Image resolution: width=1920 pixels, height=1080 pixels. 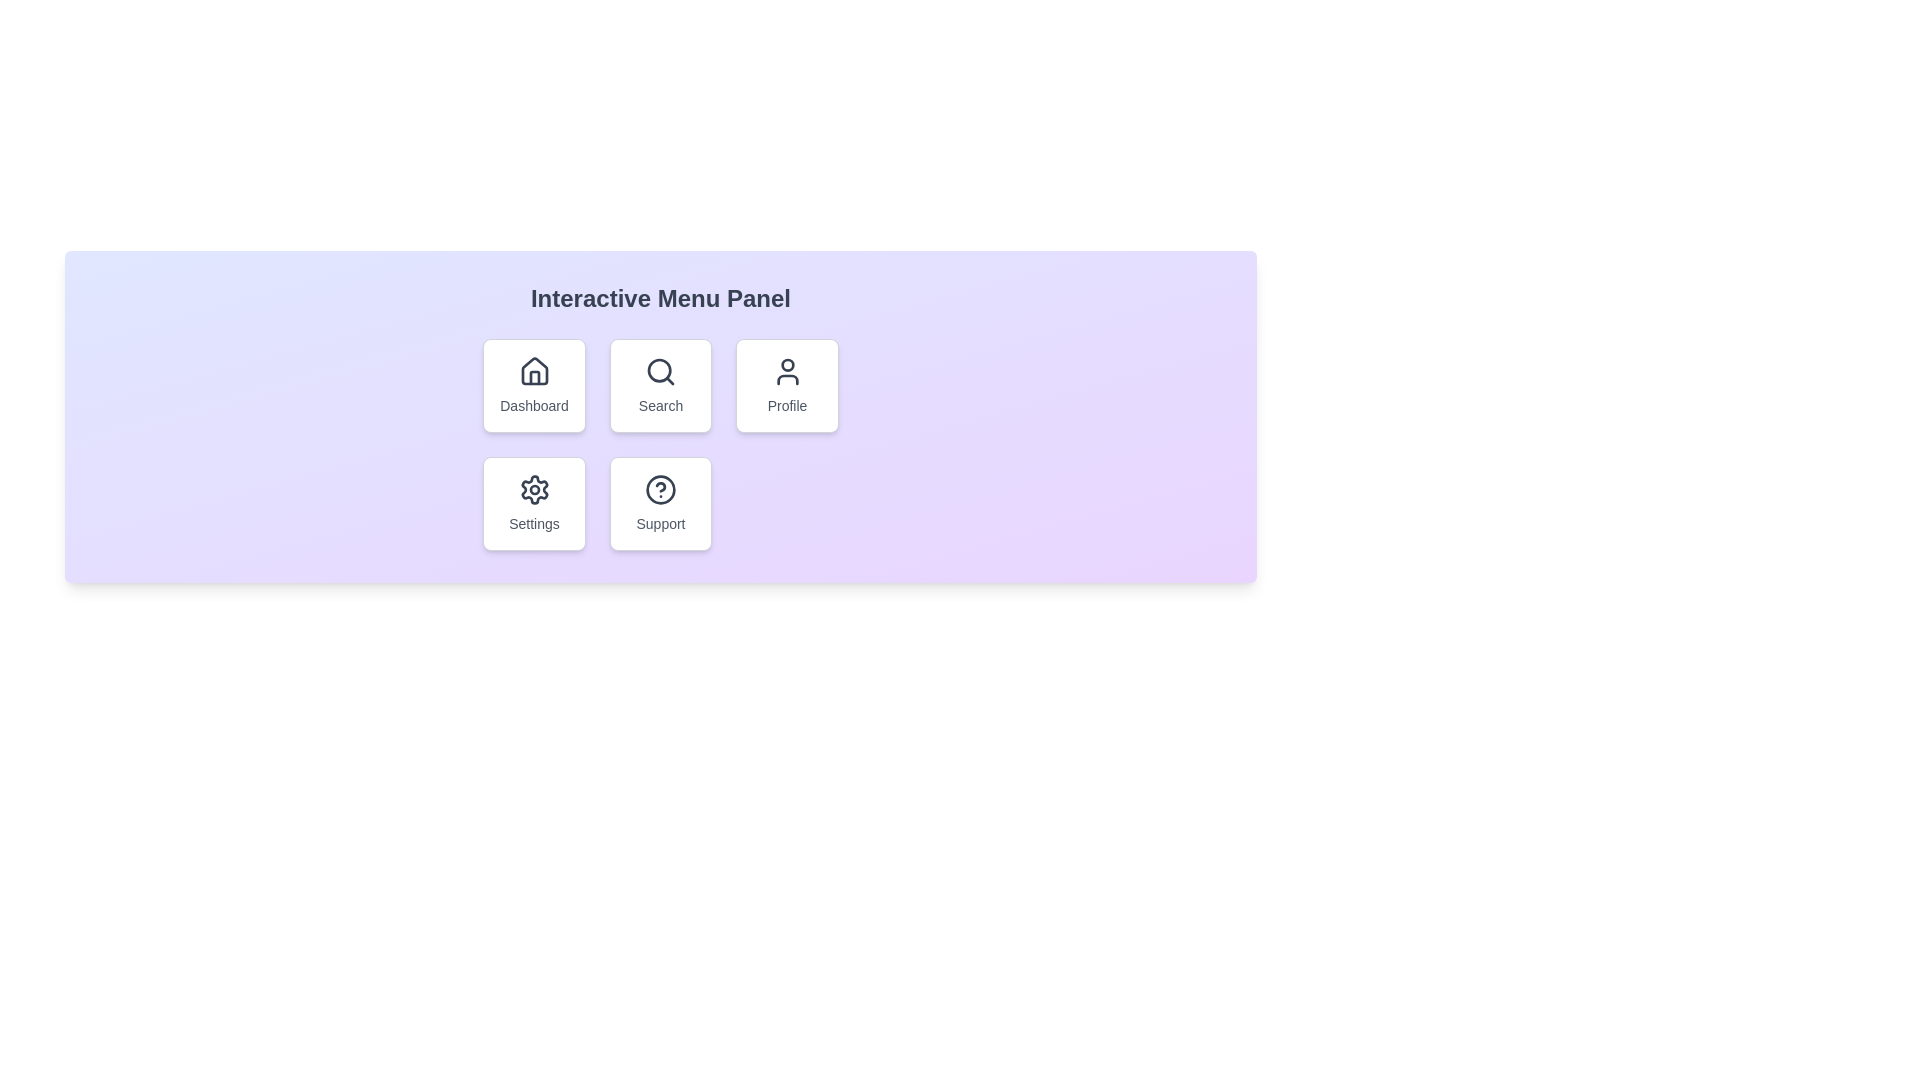 I want to click on the 'Profile' icon located in the top-right position of the grid layout within the card labeled 'Profile', so click(x=786, y=371).